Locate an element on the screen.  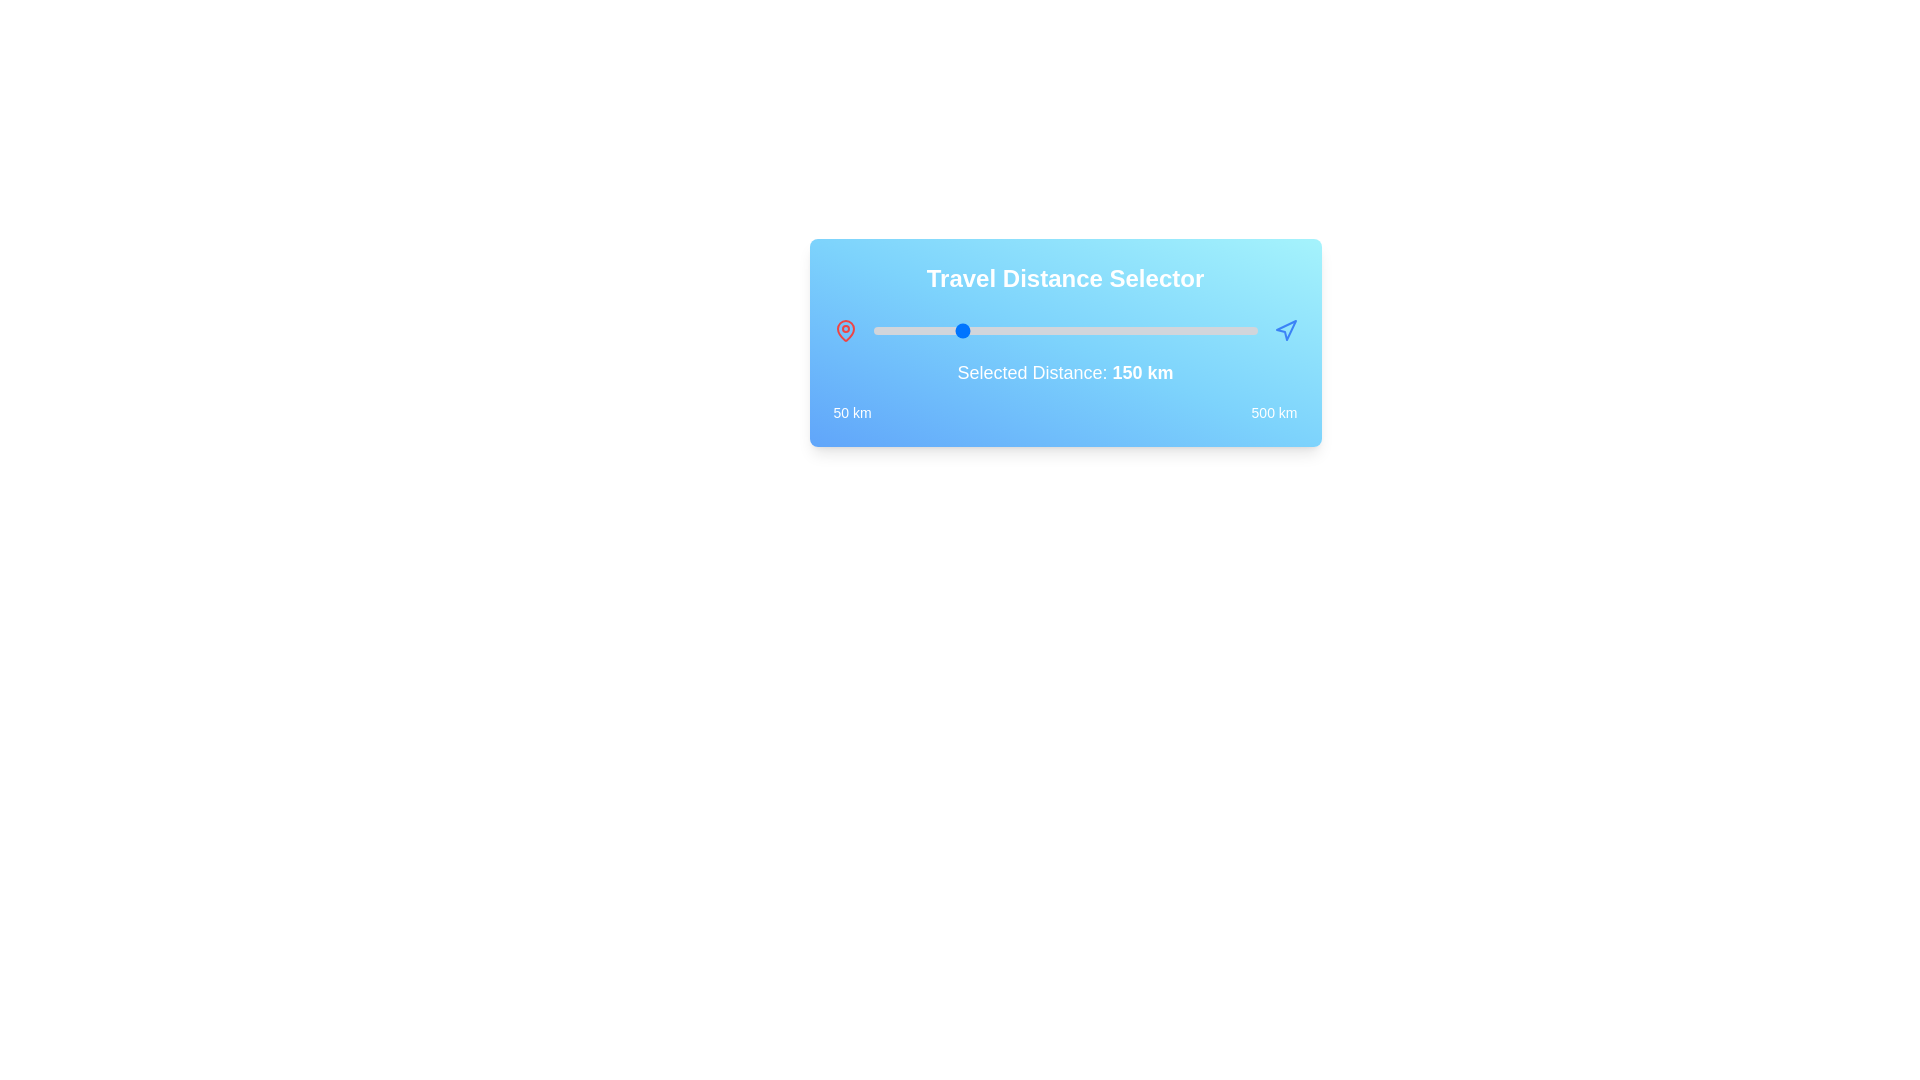
the travel distance to 461 km by interacting with the slider is located at coordinates (1223, 330).